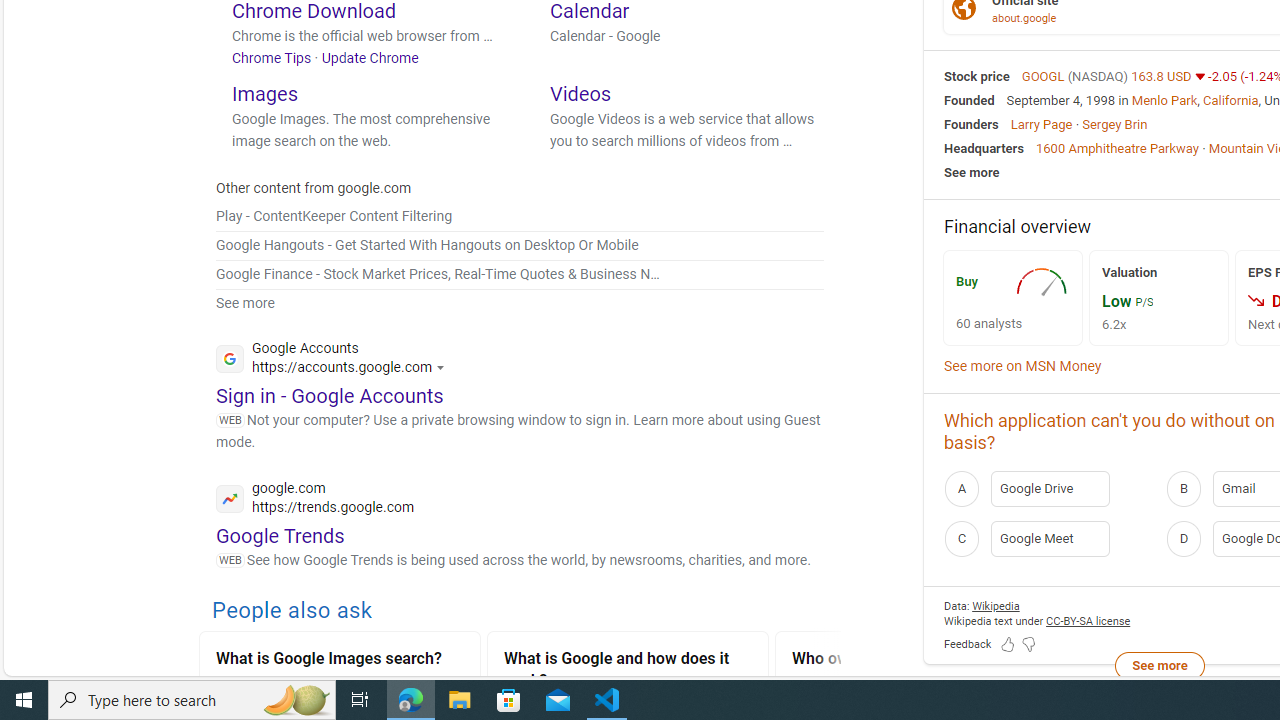  What do you see at coordinates (1048, 537) in the screenshot?
I see `'C Google Meet'` at bounding box center [1048, 537].